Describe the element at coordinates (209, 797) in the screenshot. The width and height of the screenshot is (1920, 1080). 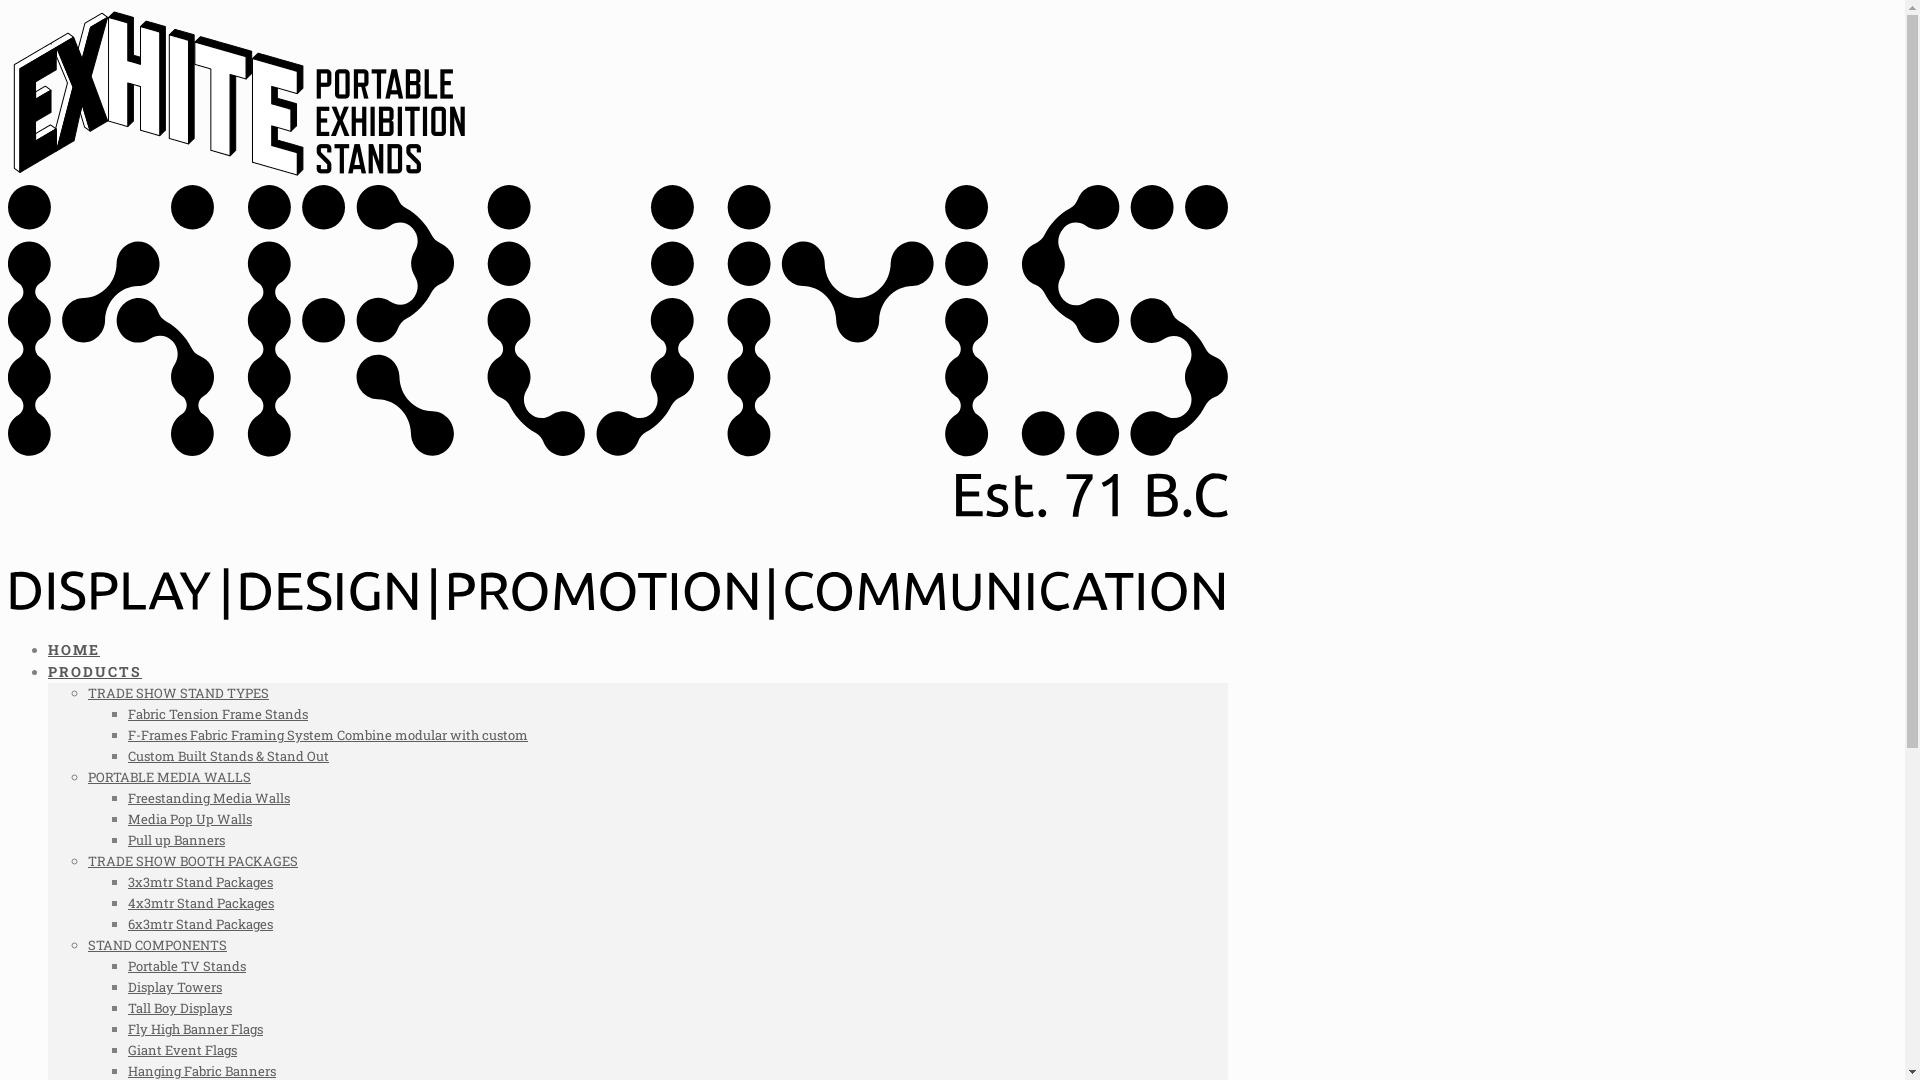
I see `'Freestanding Media Walls'` at that location.